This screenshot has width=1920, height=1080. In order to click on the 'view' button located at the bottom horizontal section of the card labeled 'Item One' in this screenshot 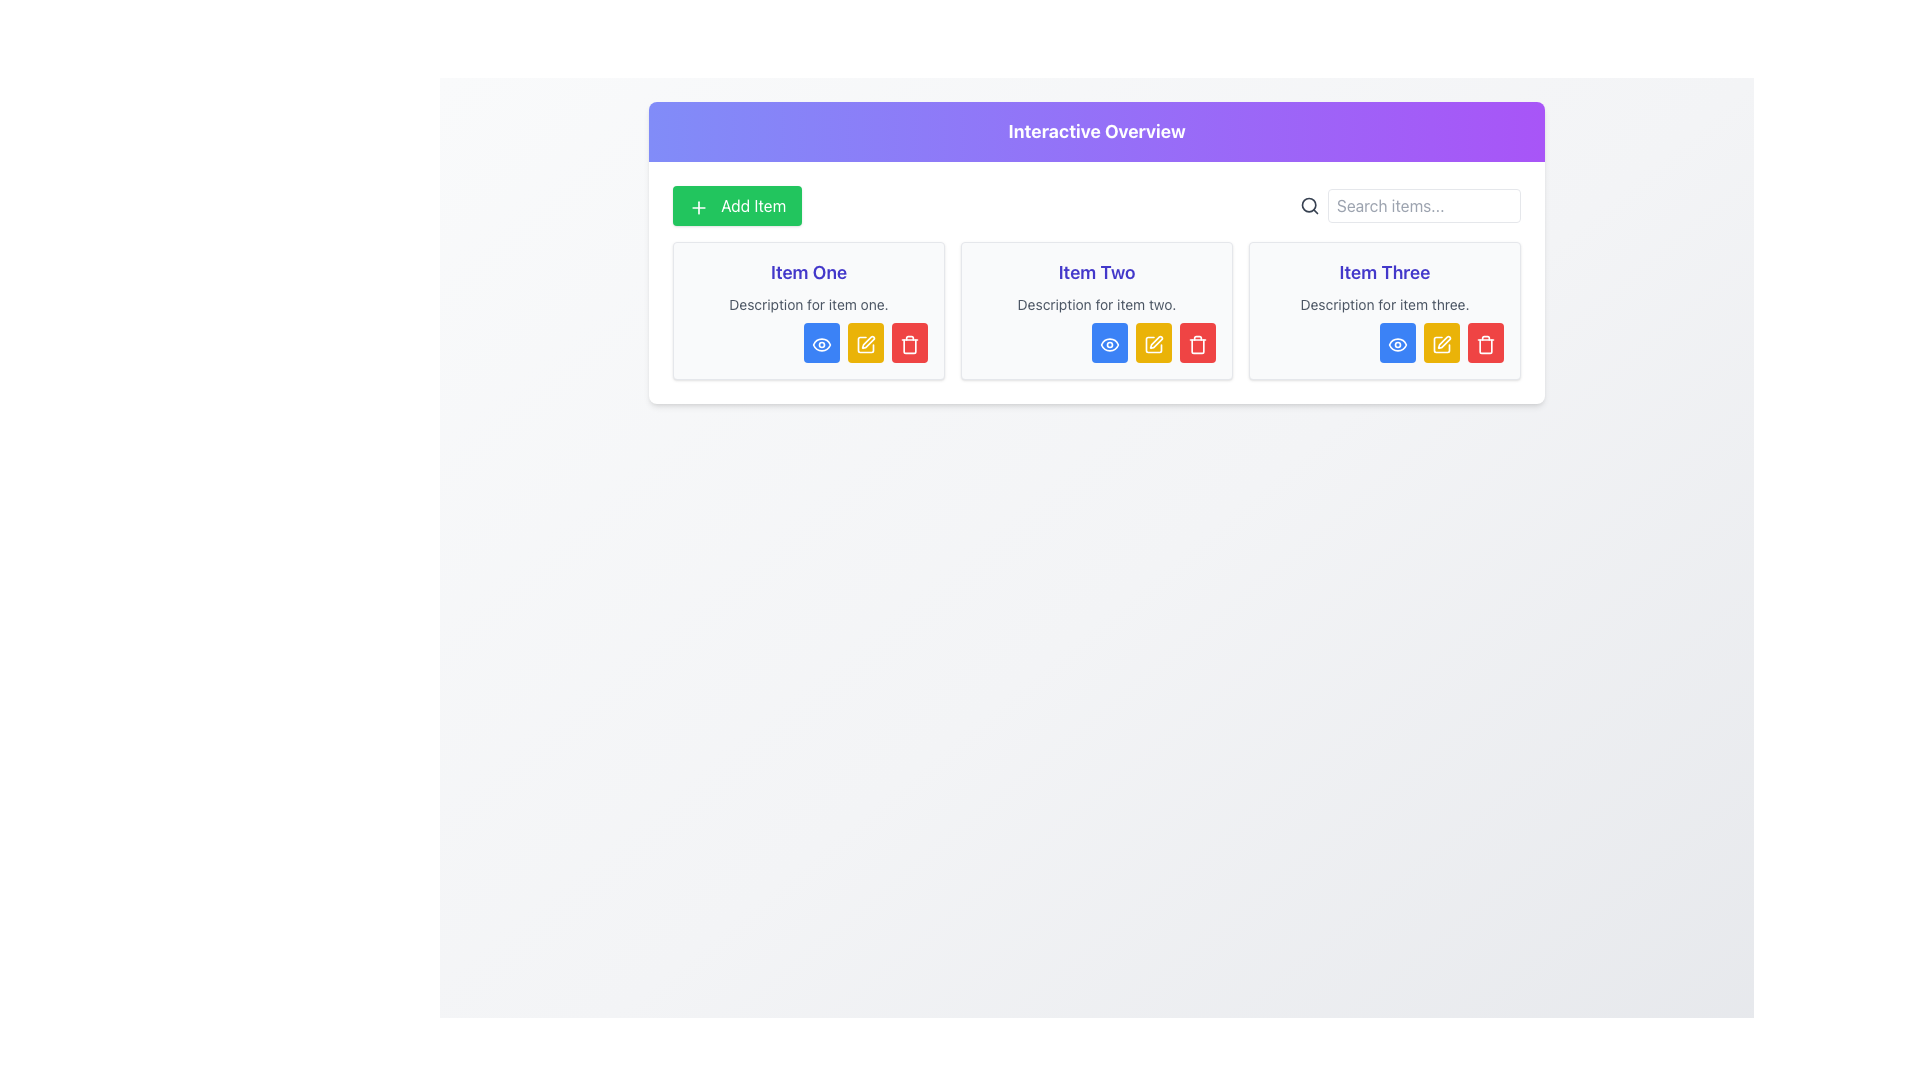, I will do `click(809, 342)`.